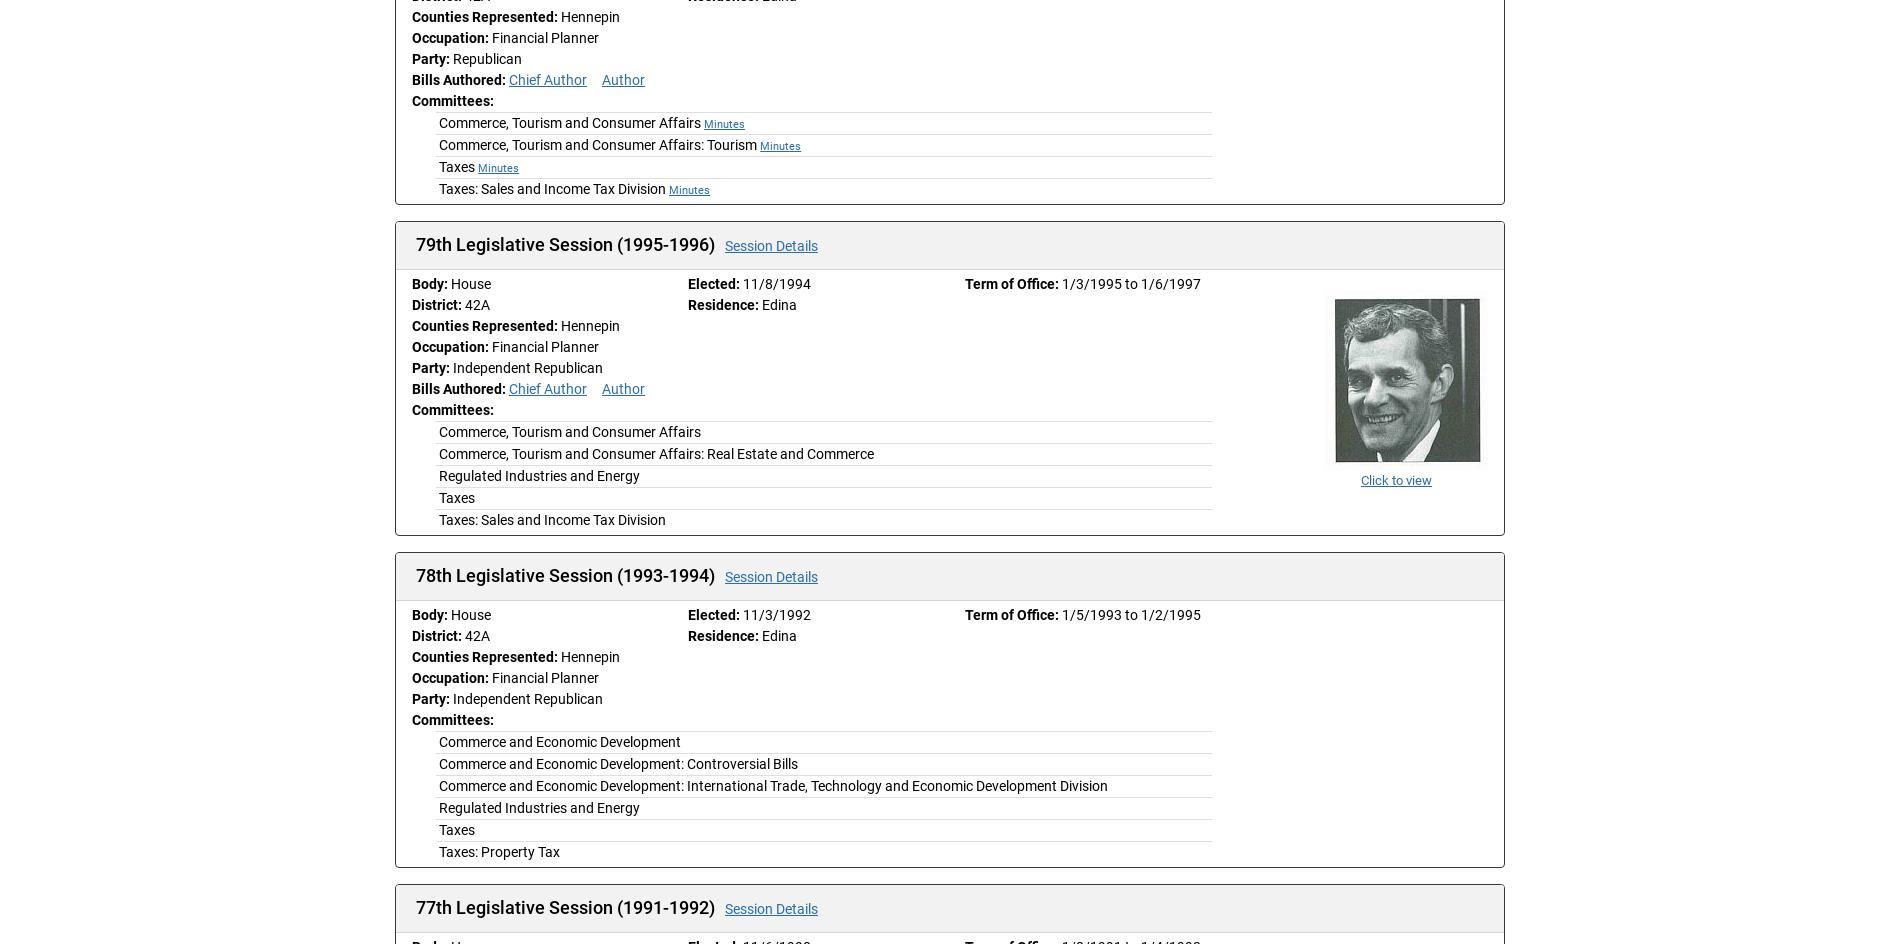 Image resolution: width=1900 pixels, height=944 pixels. What do you see at coordinates (772, 784) in the screenshot?
I see `'Commerce and Economic Development: International Trade, Technology and Economic Development Division'` at bounding box center [772, 784].